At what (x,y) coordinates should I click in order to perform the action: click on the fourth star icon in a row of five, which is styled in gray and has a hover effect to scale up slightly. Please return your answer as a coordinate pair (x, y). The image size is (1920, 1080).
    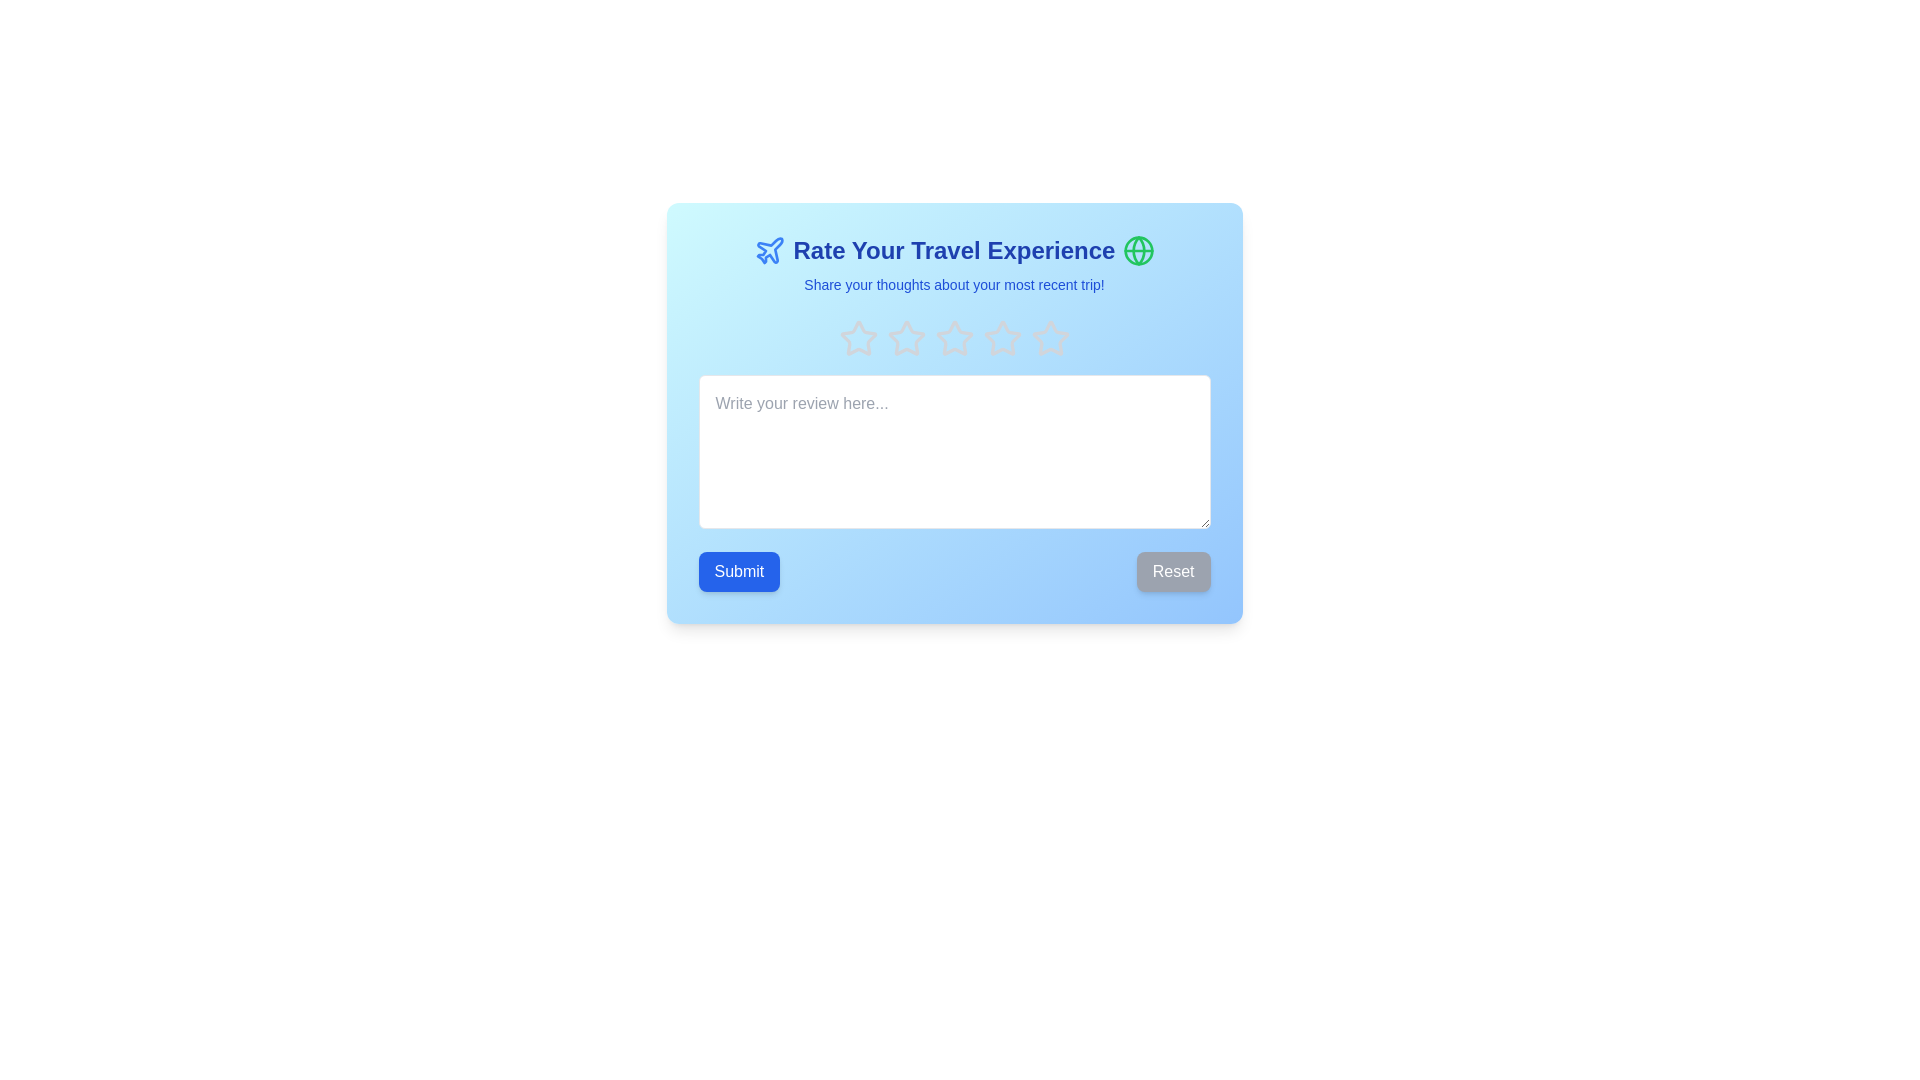
    Looking at the image, I should click on (1002, 338).